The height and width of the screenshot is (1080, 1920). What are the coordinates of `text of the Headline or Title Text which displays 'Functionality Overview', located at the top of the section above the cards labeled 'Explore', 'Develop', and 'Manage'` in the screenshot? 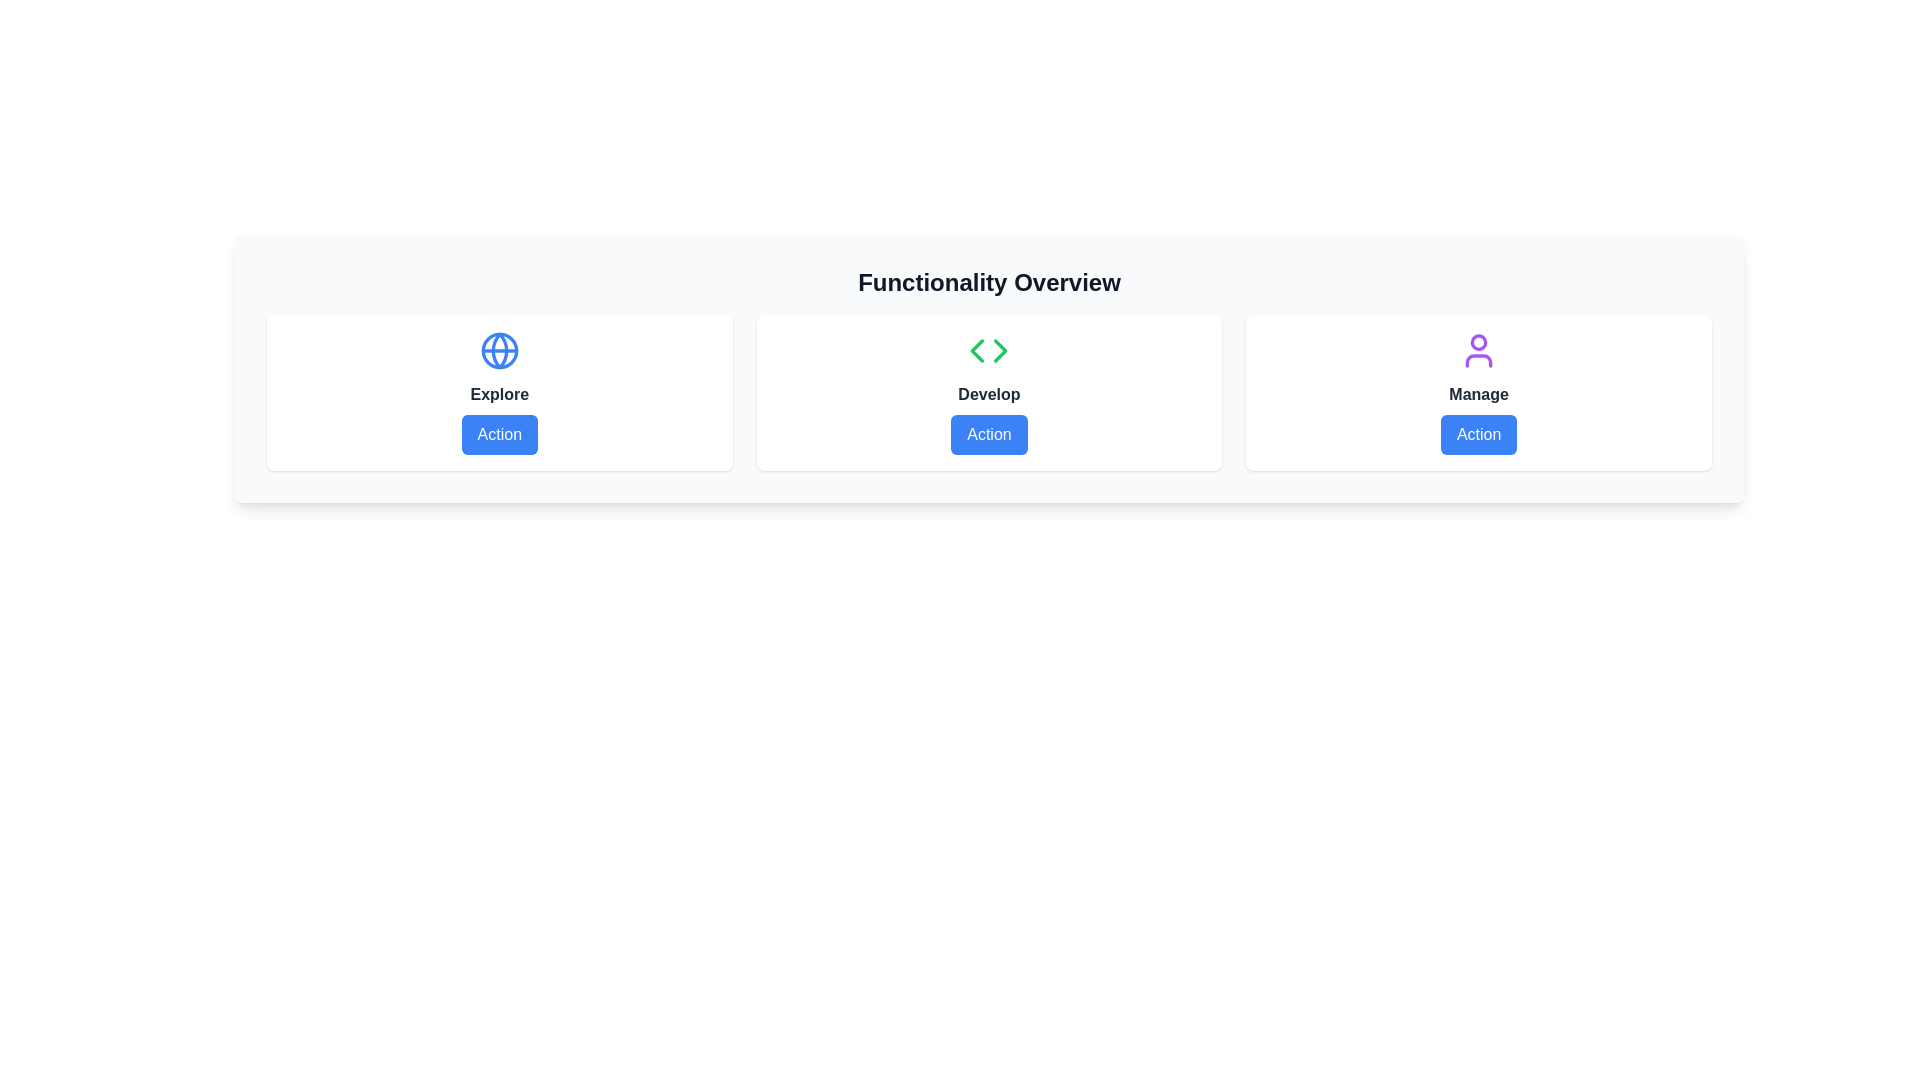 It's located at (989, 282).